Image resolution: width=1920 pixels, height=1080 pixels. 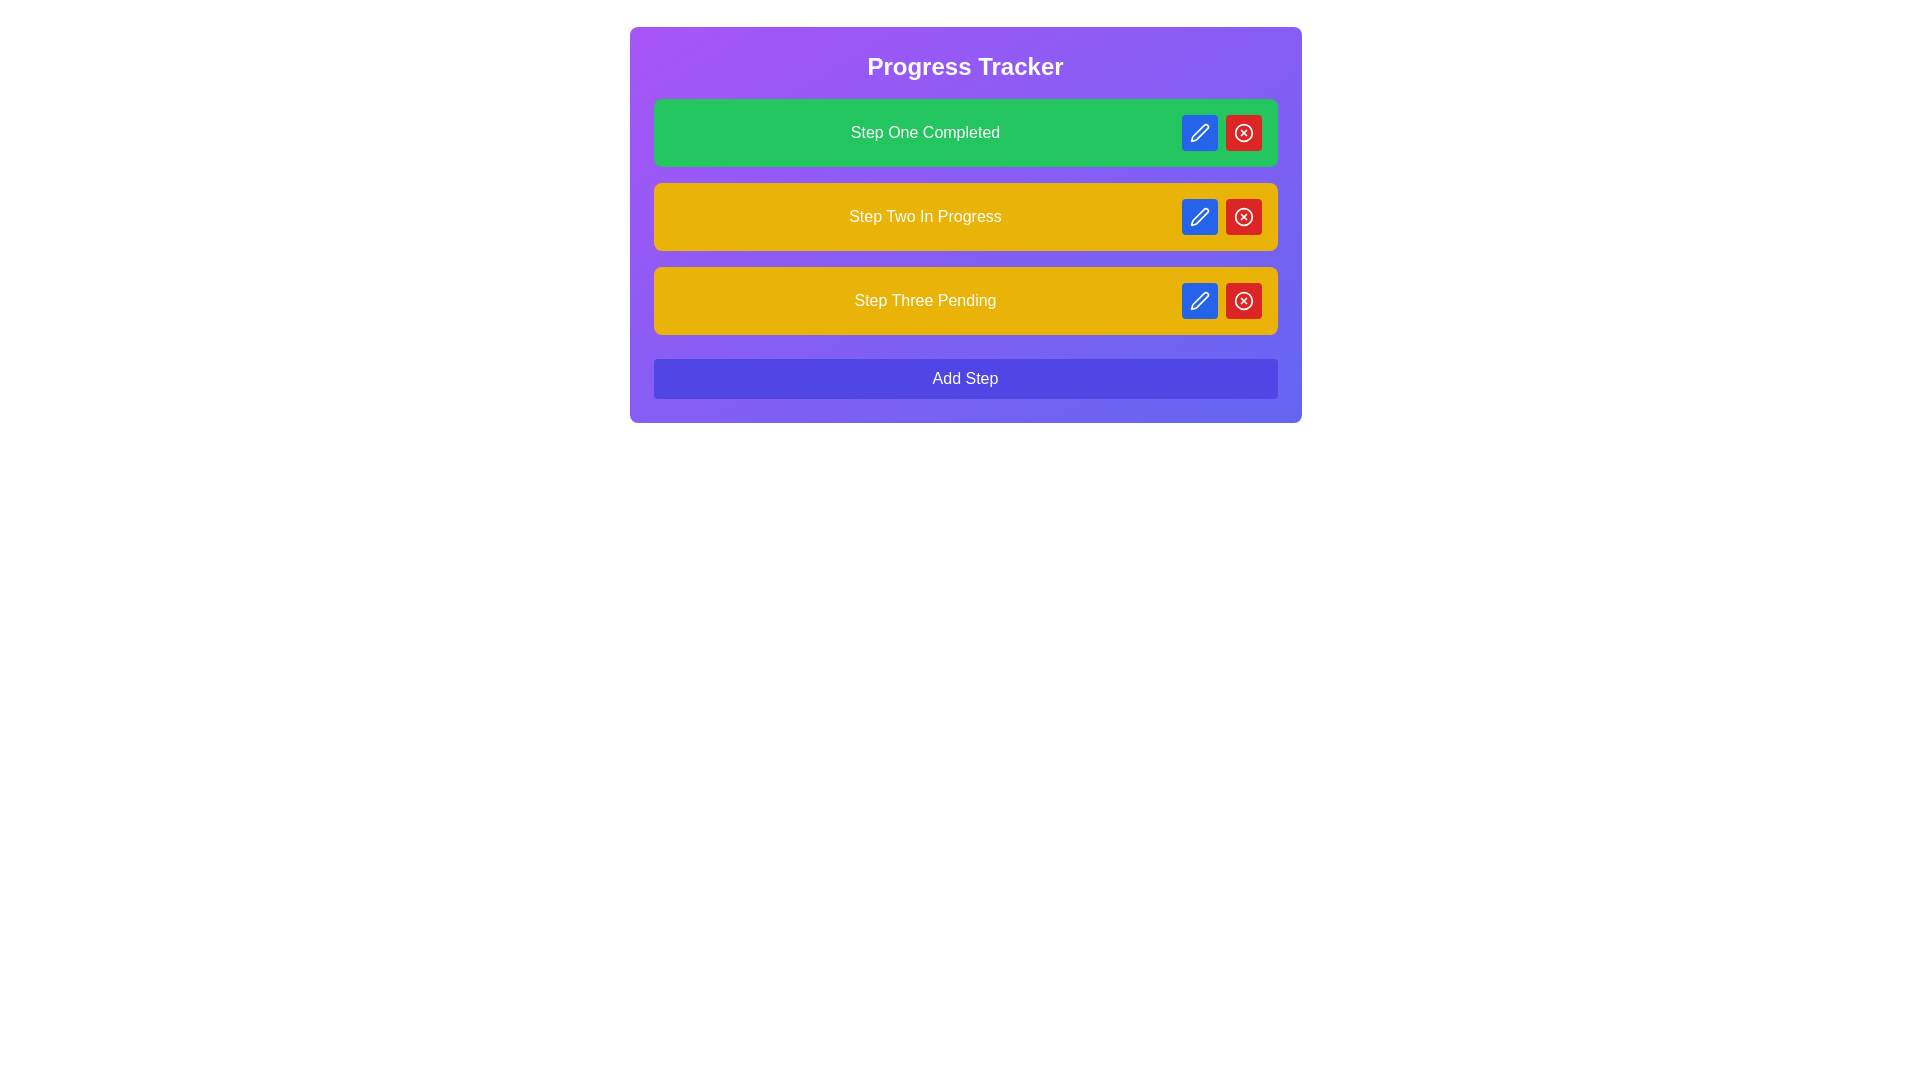 I want to click on the pen icon button located in the second row of the progress tracker interface to initiate editing, so click(x=1199, y=216).